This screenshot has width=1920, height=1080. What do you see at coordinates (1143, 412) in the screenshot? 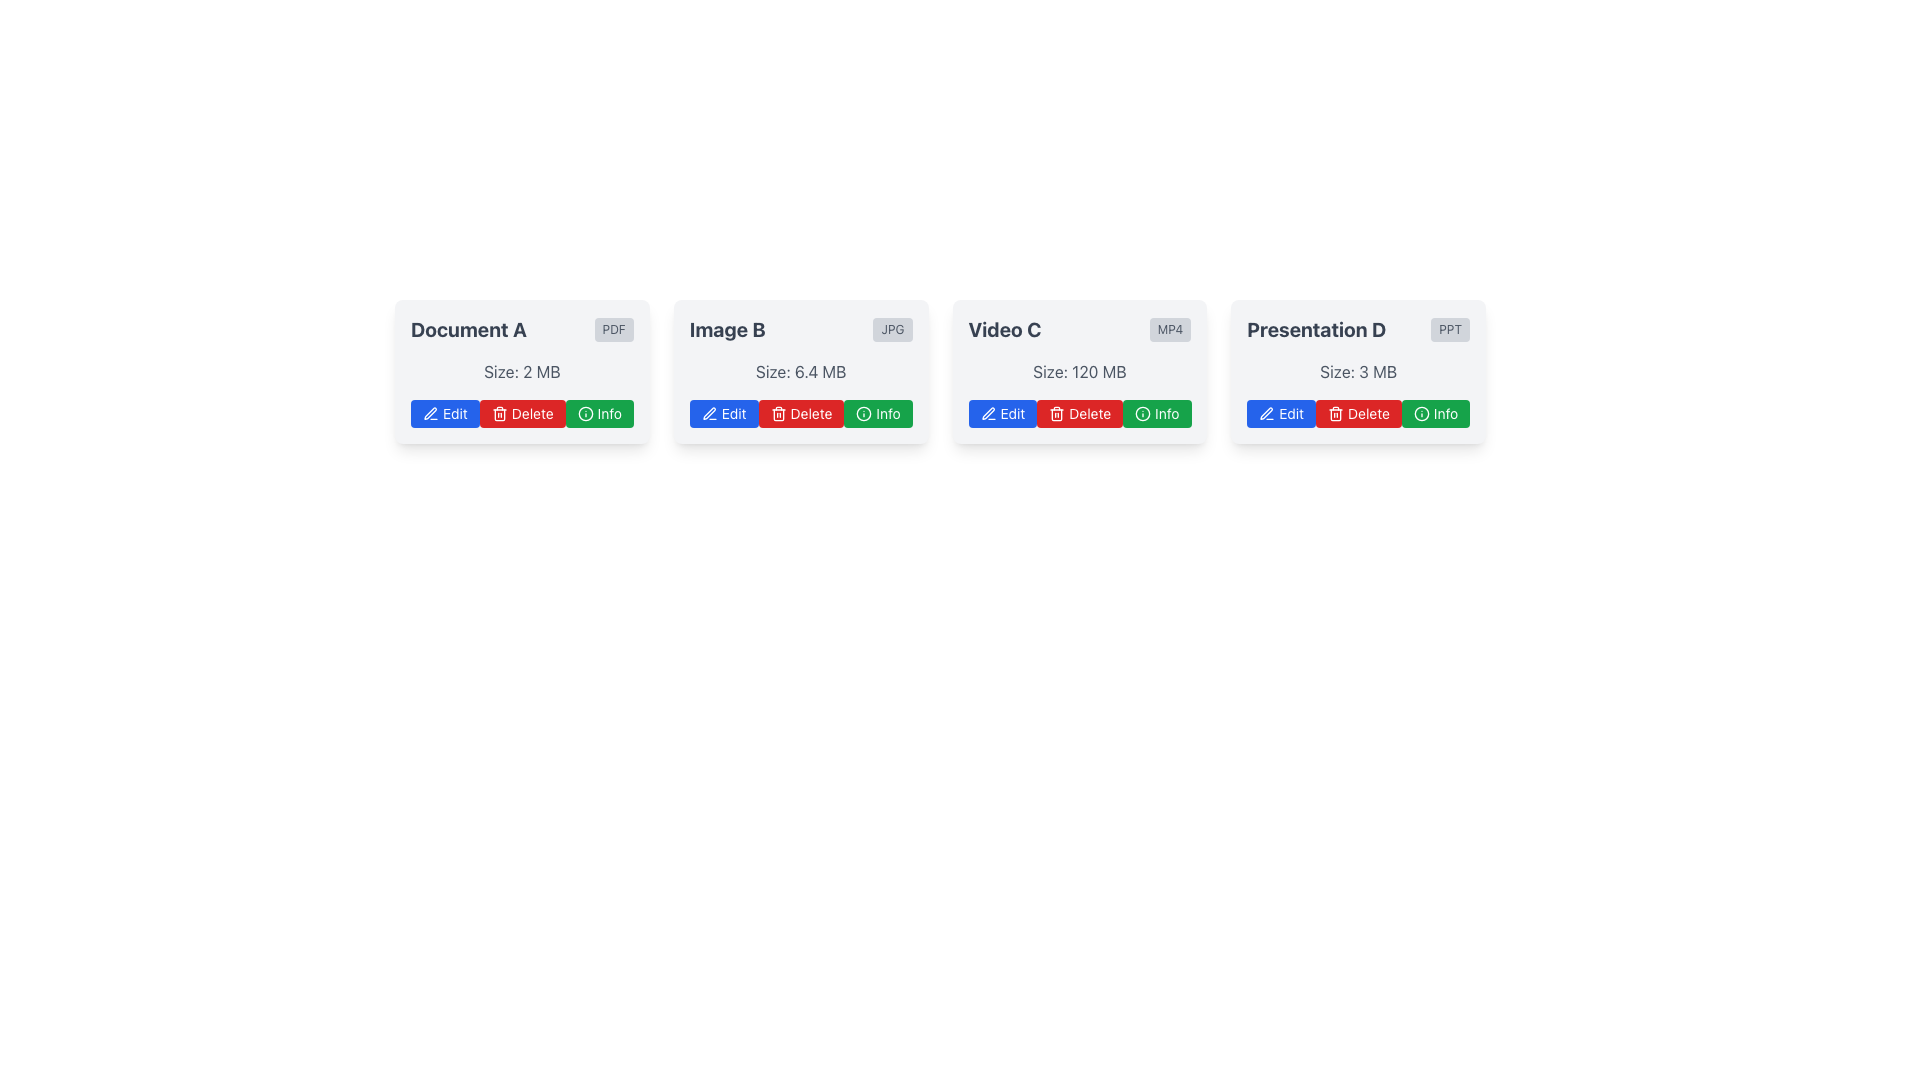
I see `the information icon within the 'Info' button located in the bottom right corner of the third card in a row of four cards` at bounding box center [1143, 412].